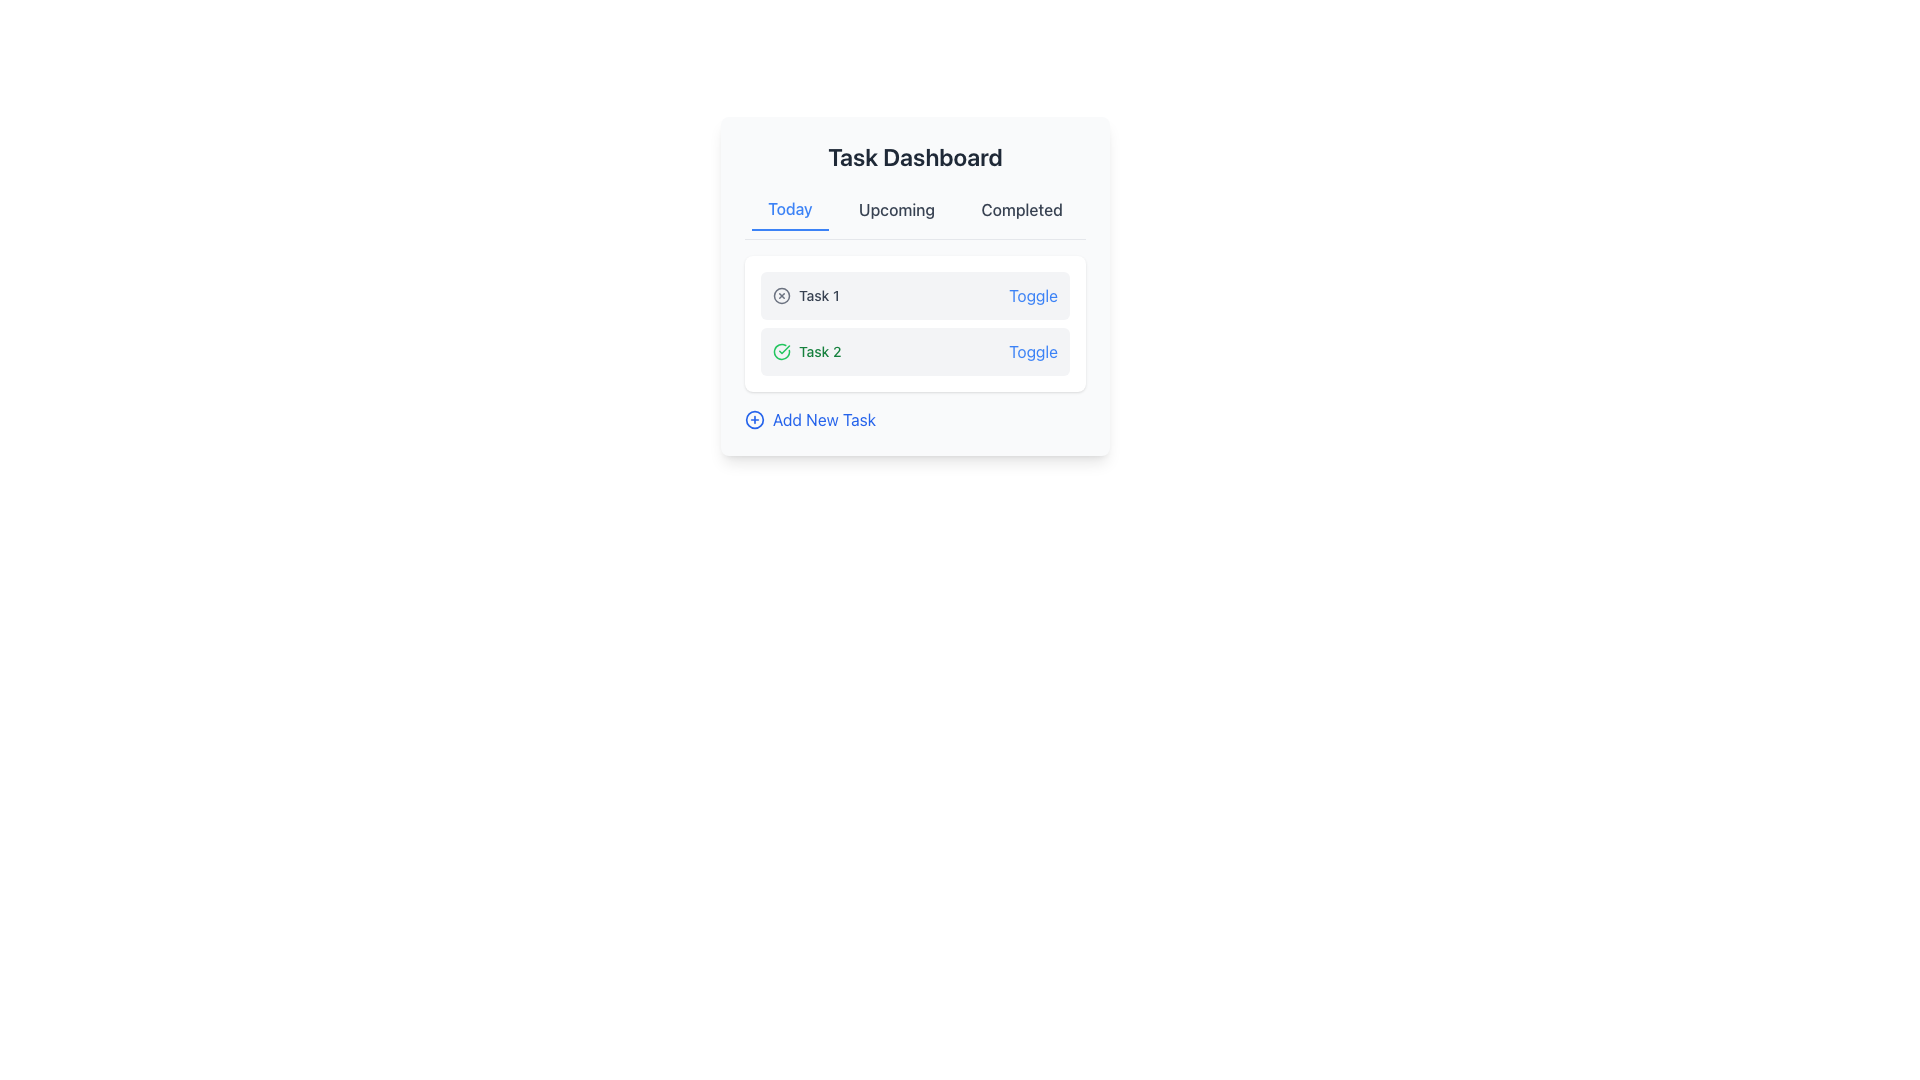 This screenshot has height=1080, width=1920. Describe the element at coordinates (781, 296) in the screenshot. I see `the circular SVG graphic element with a gray outline located inside the 'Task 1' card, positioned to the left of the text 'Task 1', under the 'Today' tab in the 'Task Dashboard'` at that location.